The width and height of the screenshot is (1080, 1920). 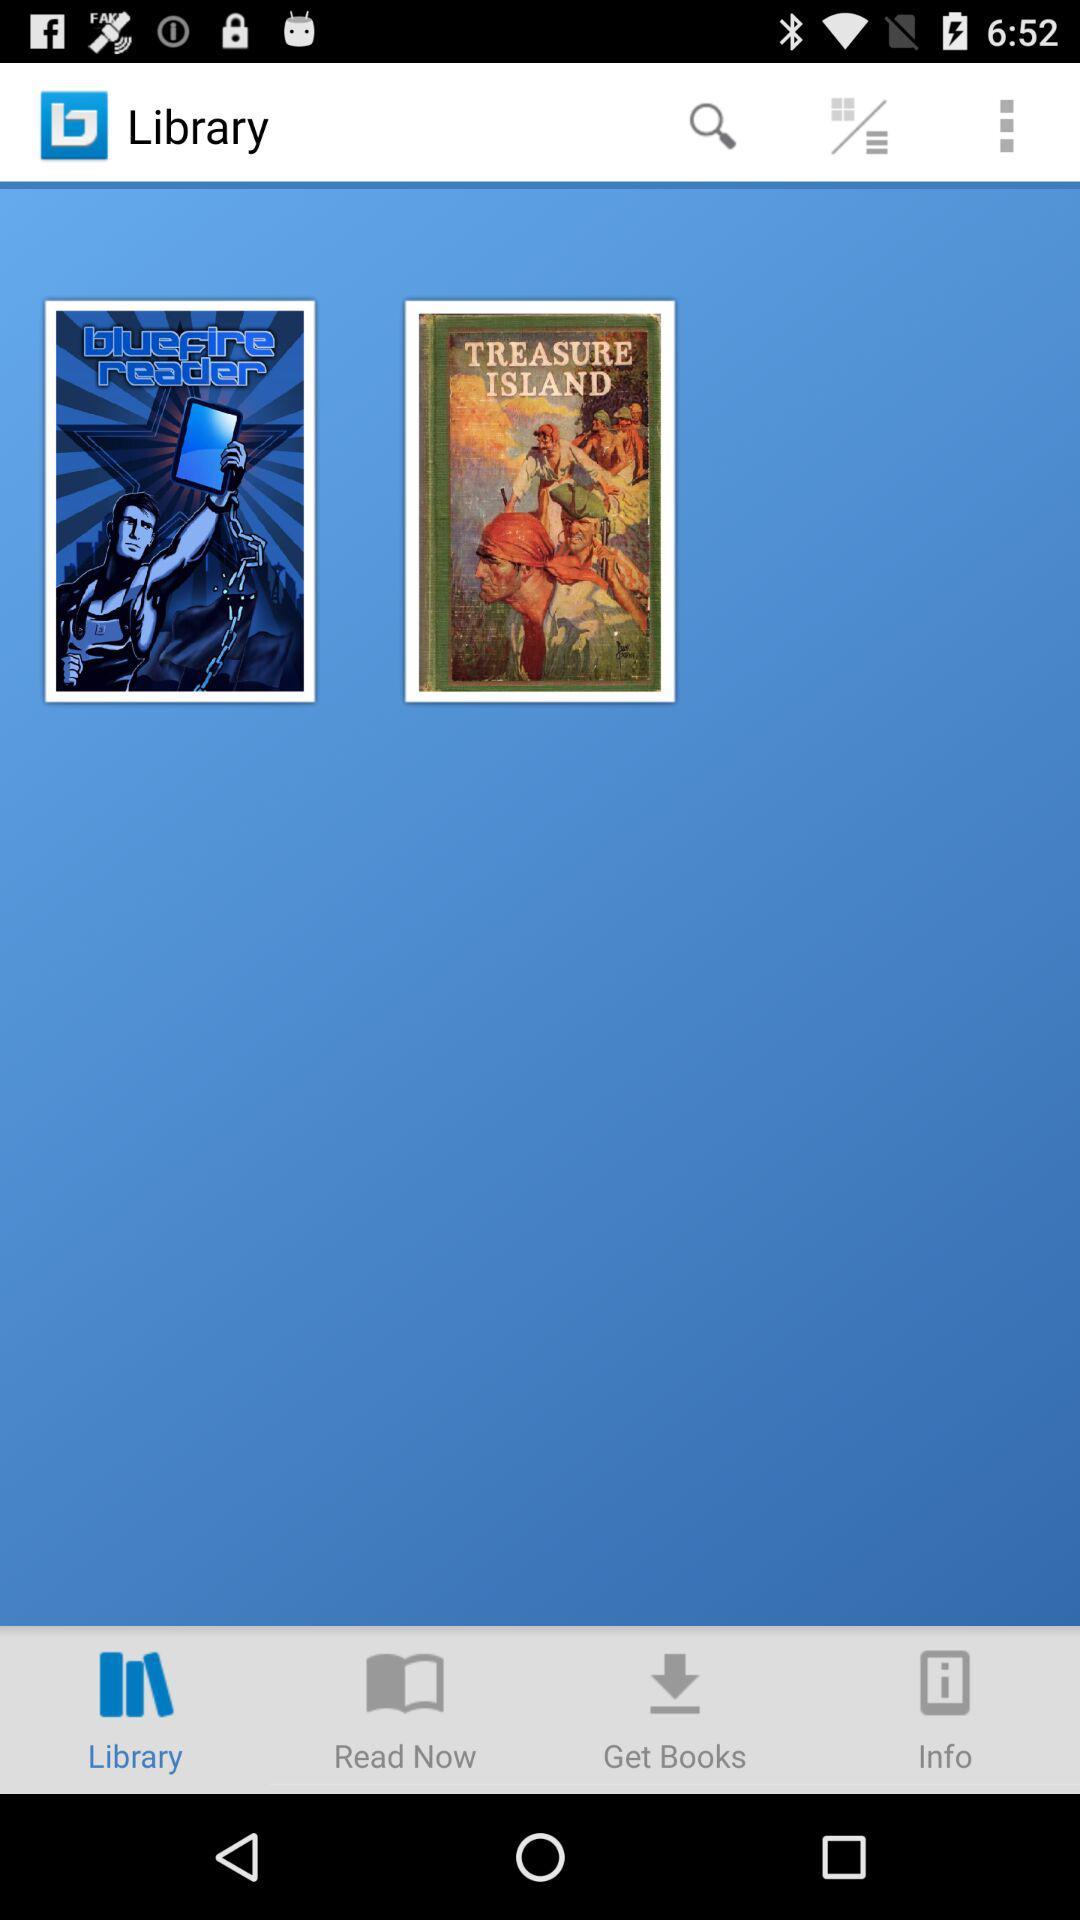 I want to click on icon at the bottom left corner, so click(x=135, y=1708).